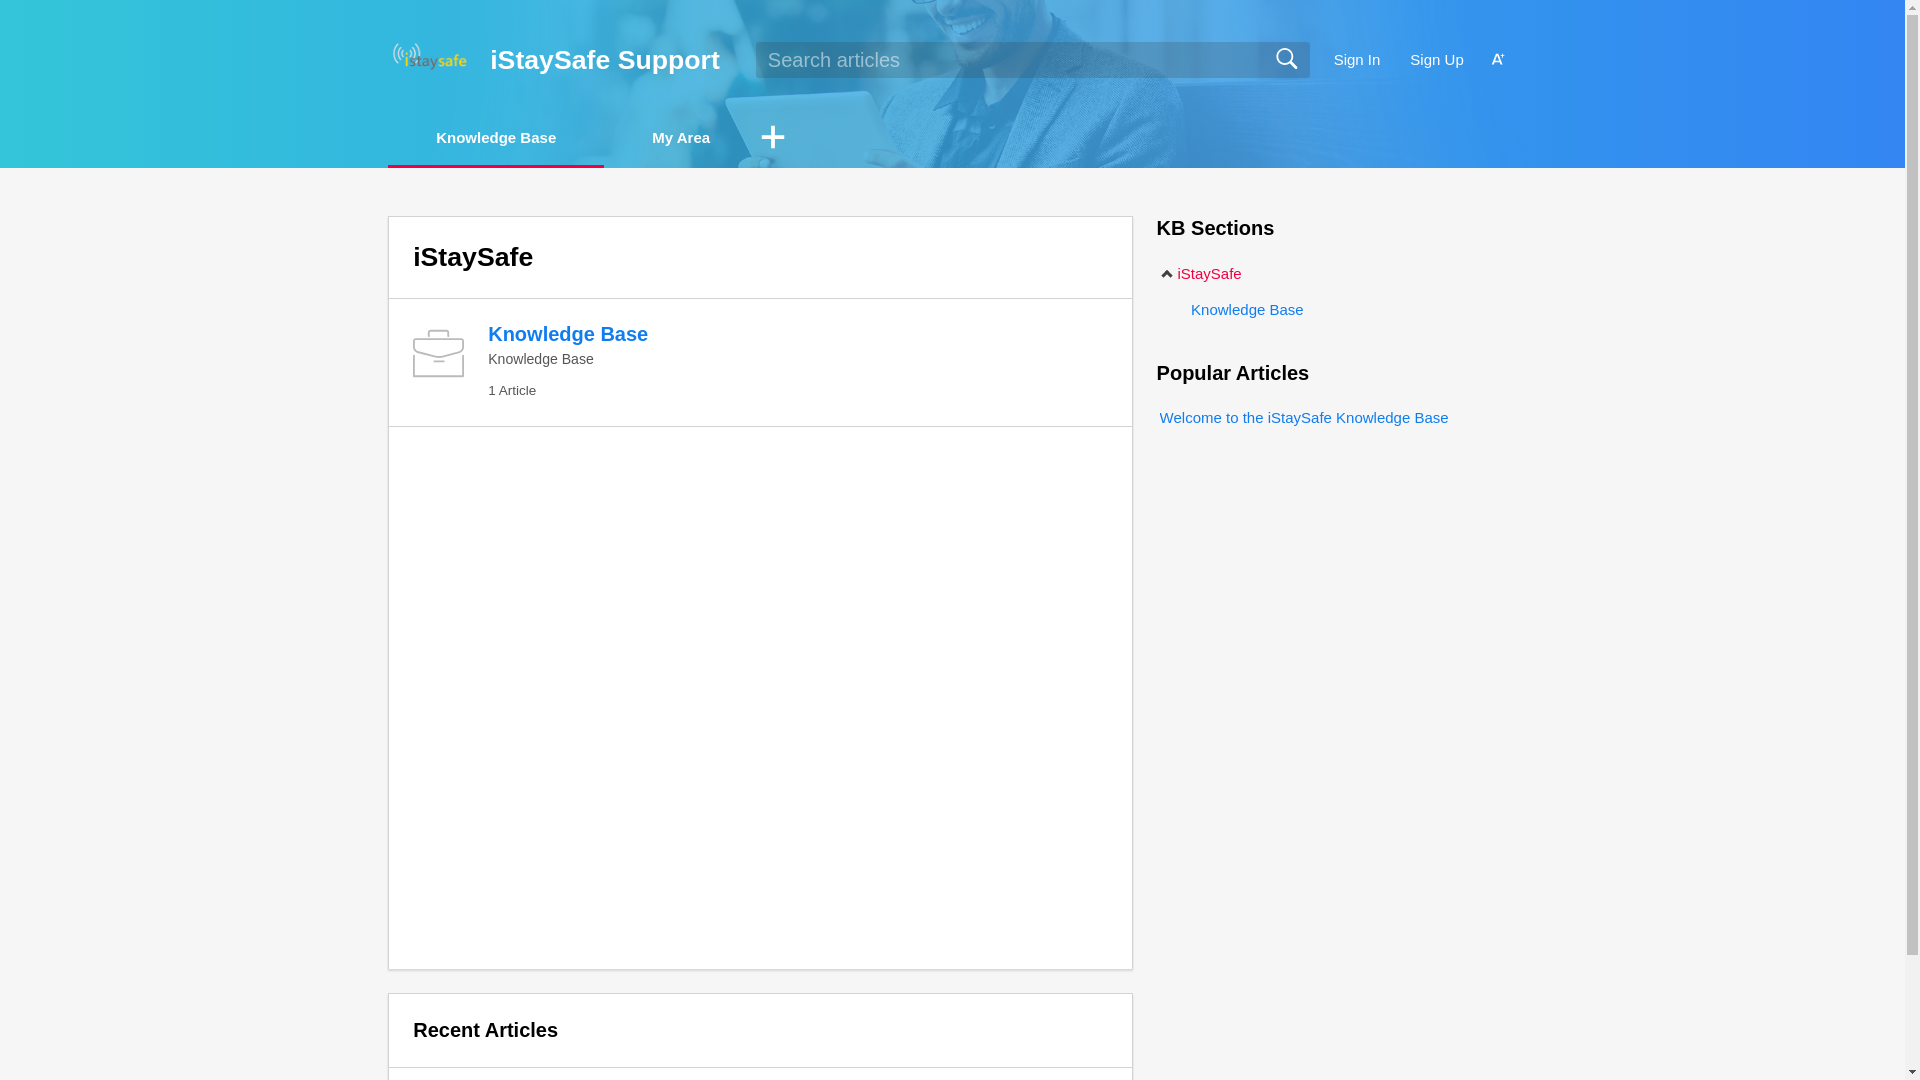 This screenshot has height=1080, width=1920. I want to click on 'Search', so click(1274, 58).